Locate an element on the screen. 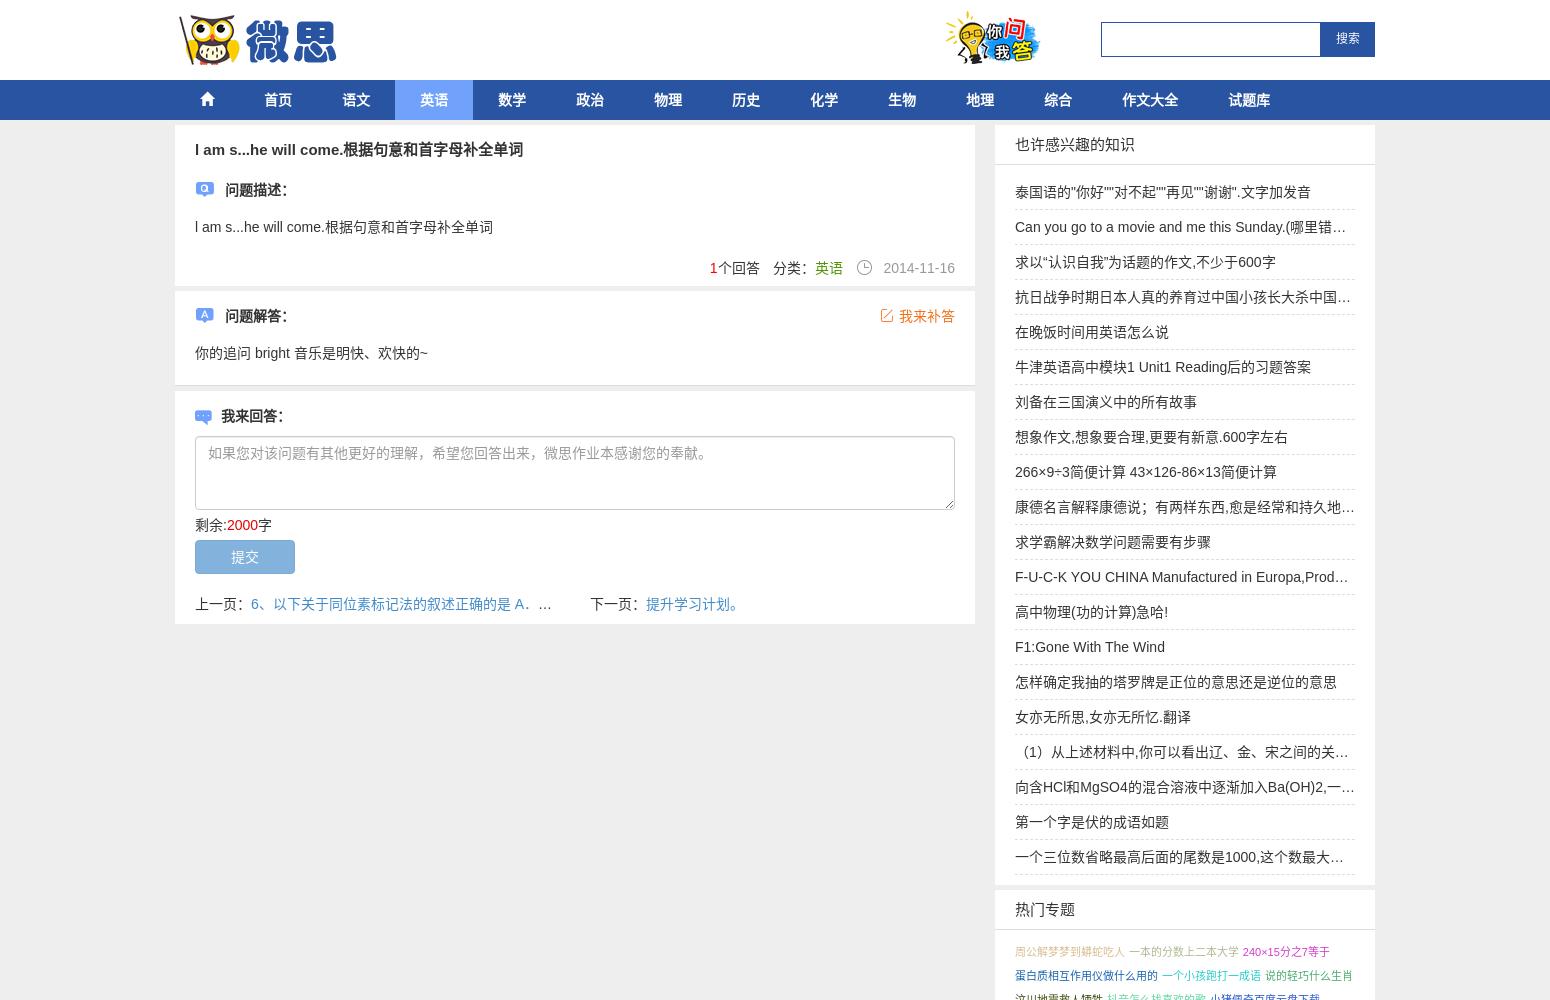 The width and height of the screenshot is (1550, 1000). '1' is located at coordinates (708, 268).